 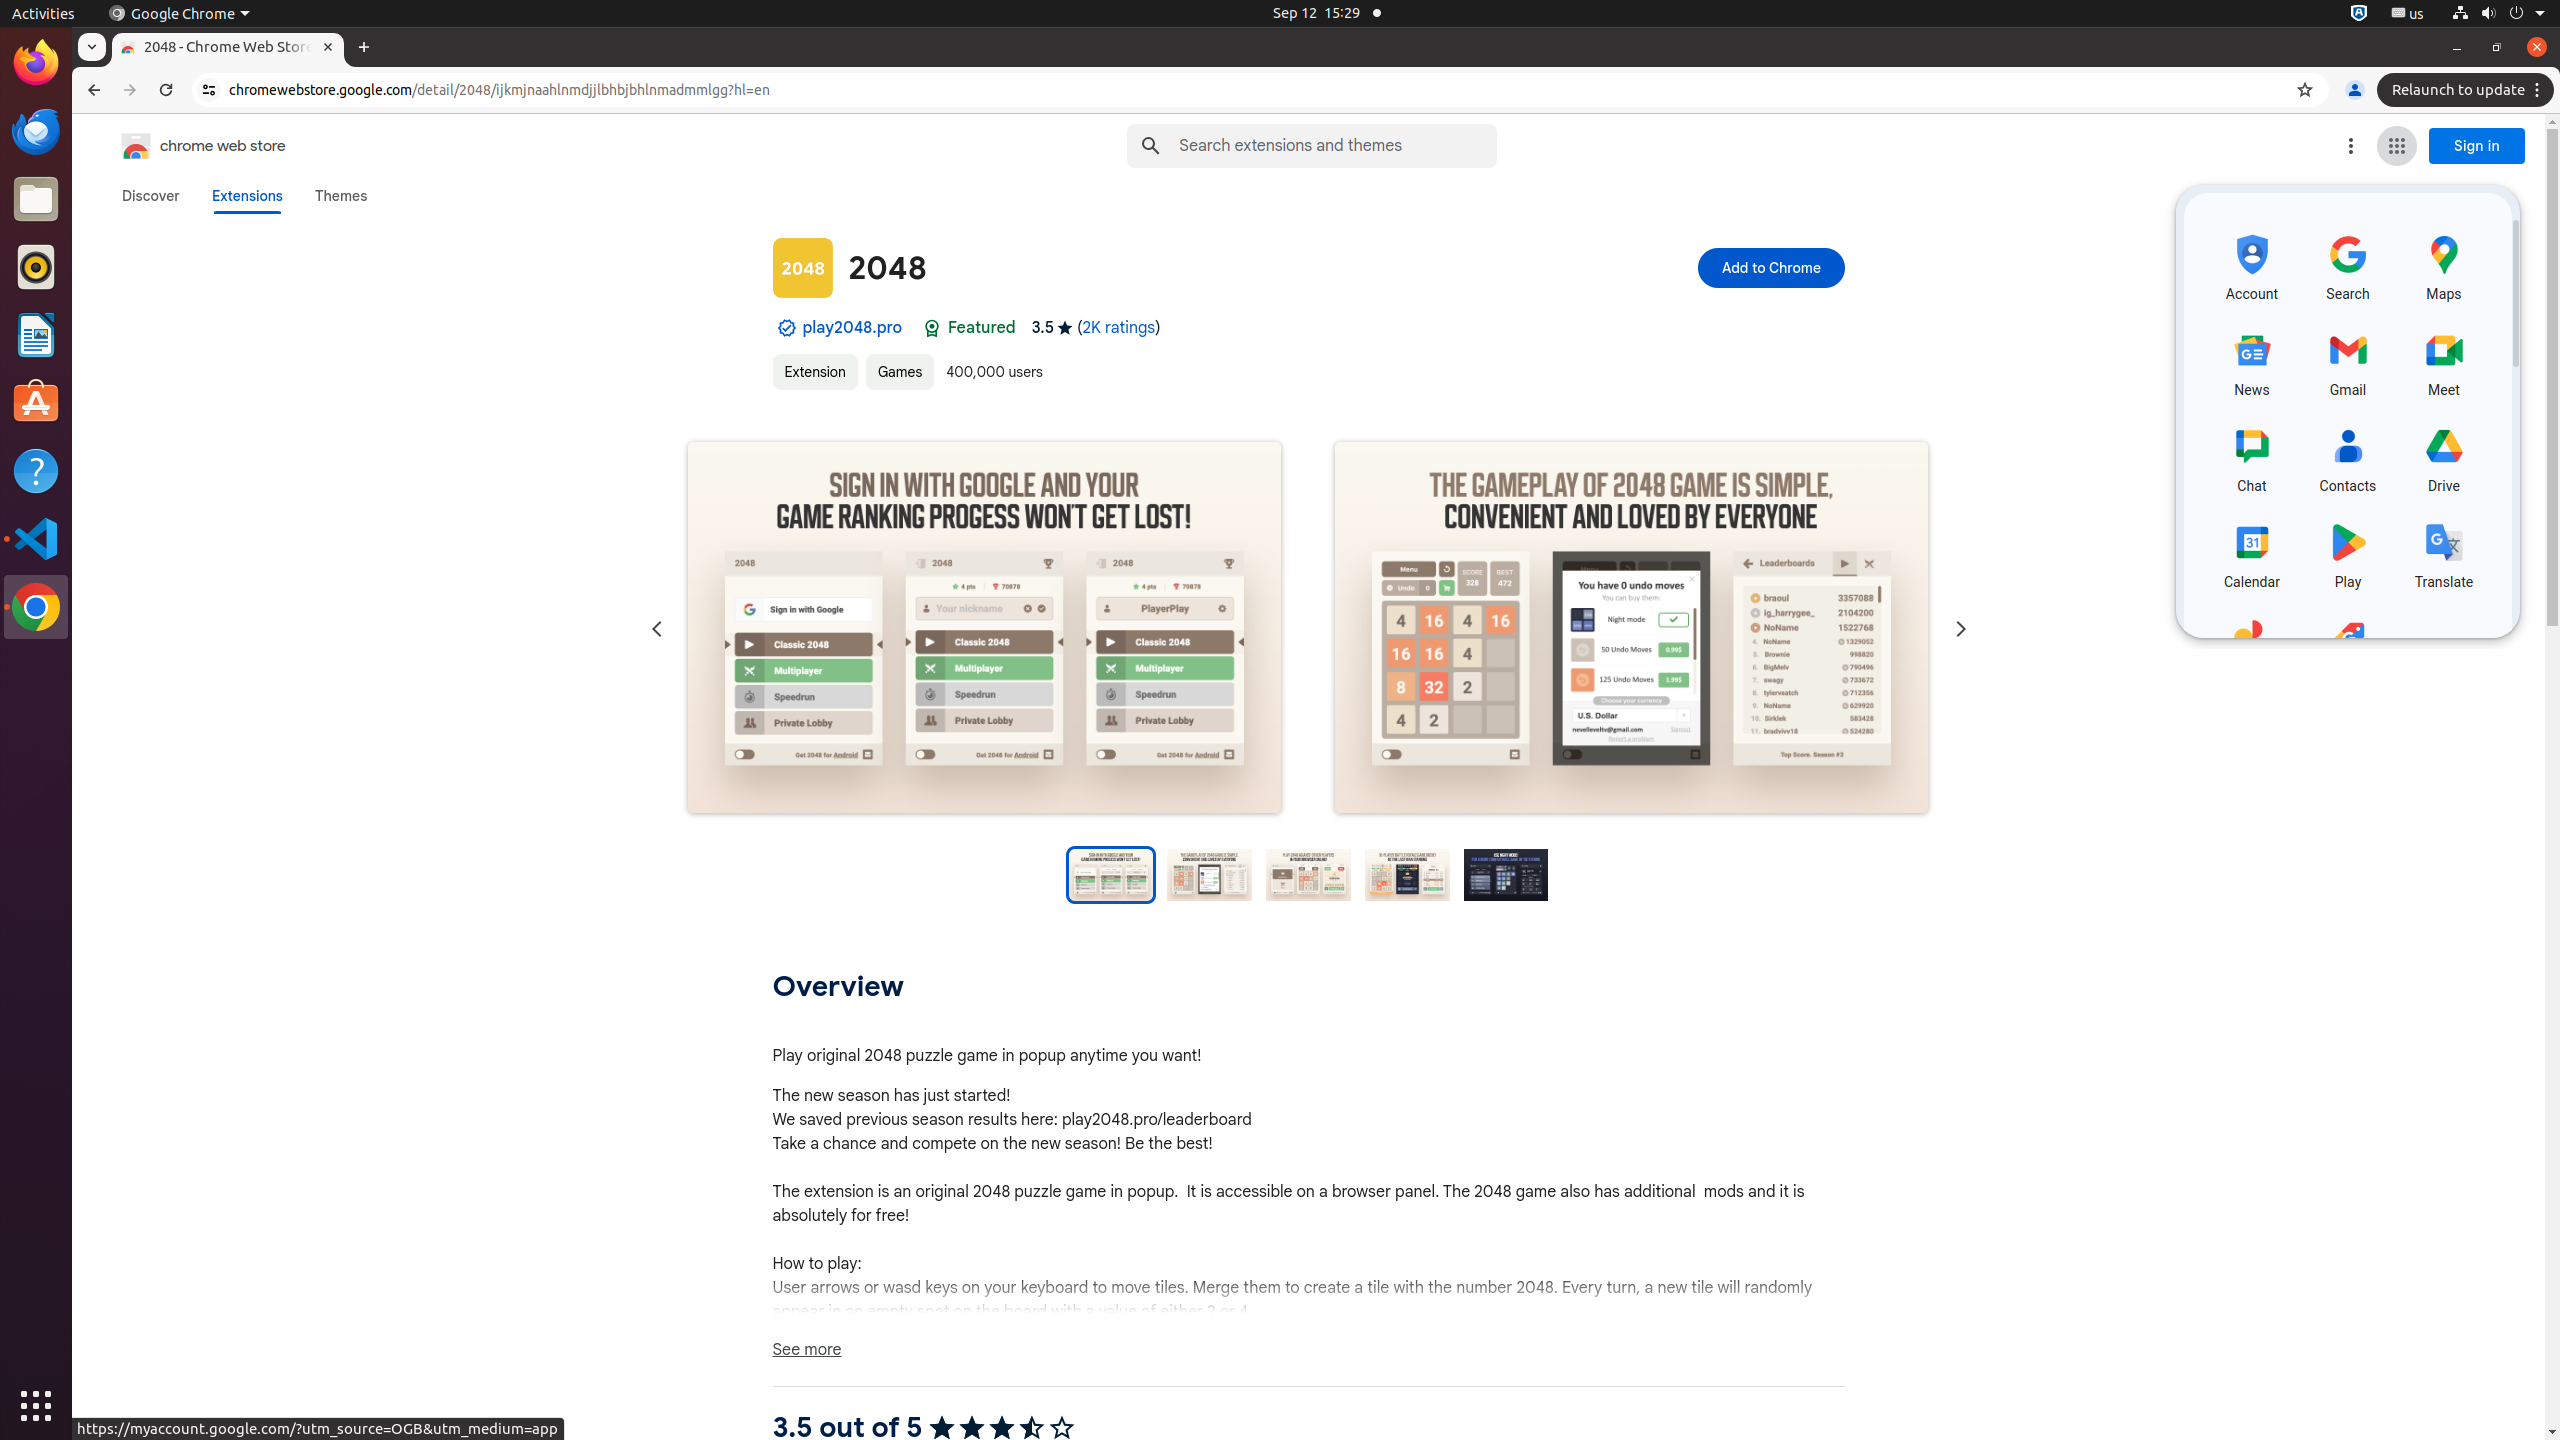 I want to click on 'Ubuntu Software', so click(x=36, y=402).